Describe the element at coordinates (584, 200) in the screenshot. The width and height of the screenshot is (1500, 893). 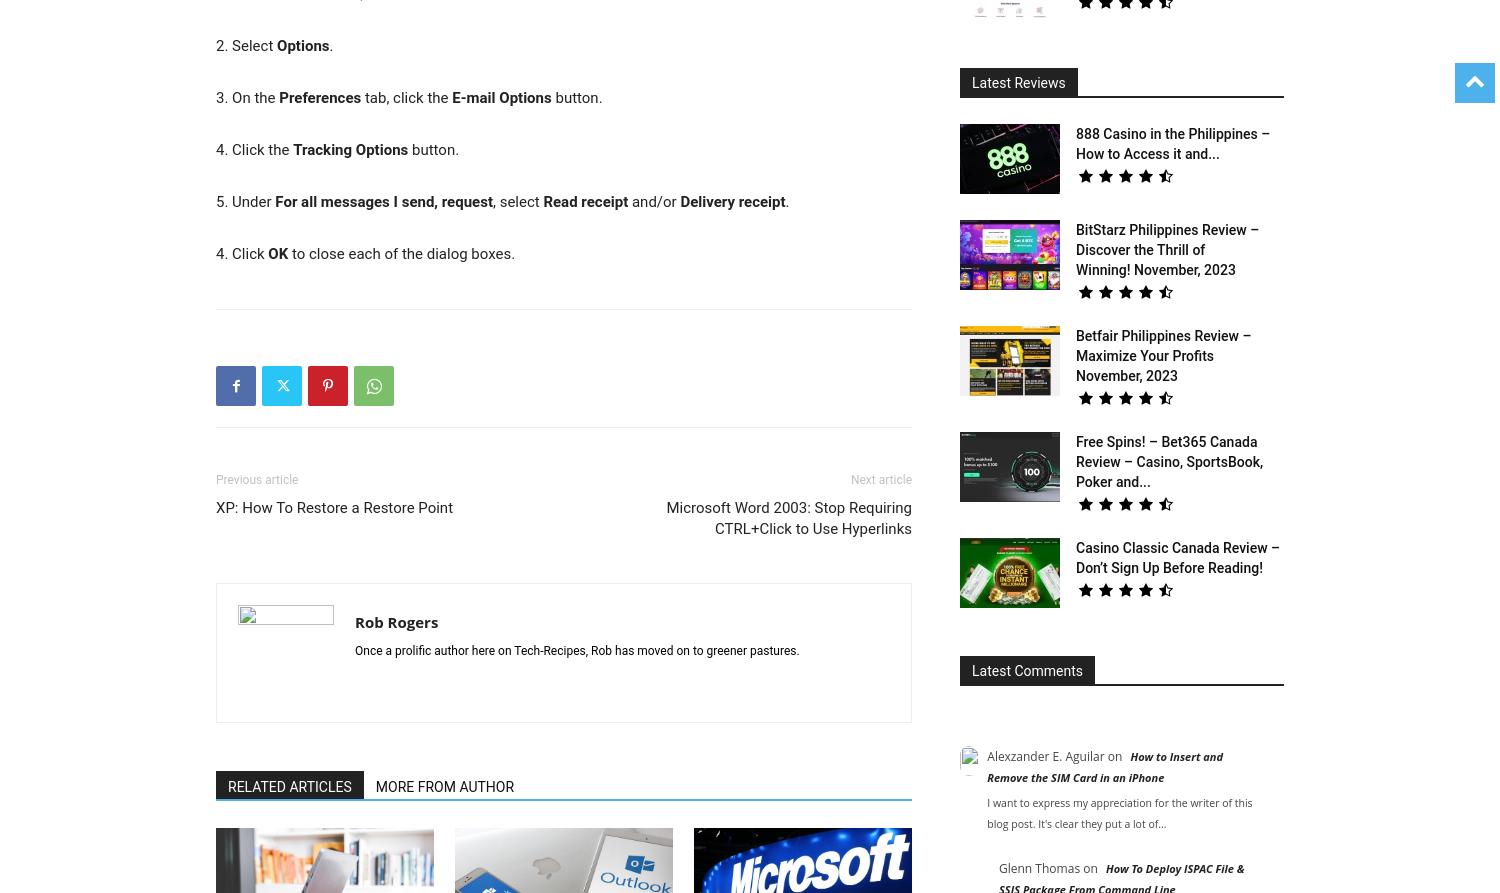
I see `'Read receipt'` at that location.